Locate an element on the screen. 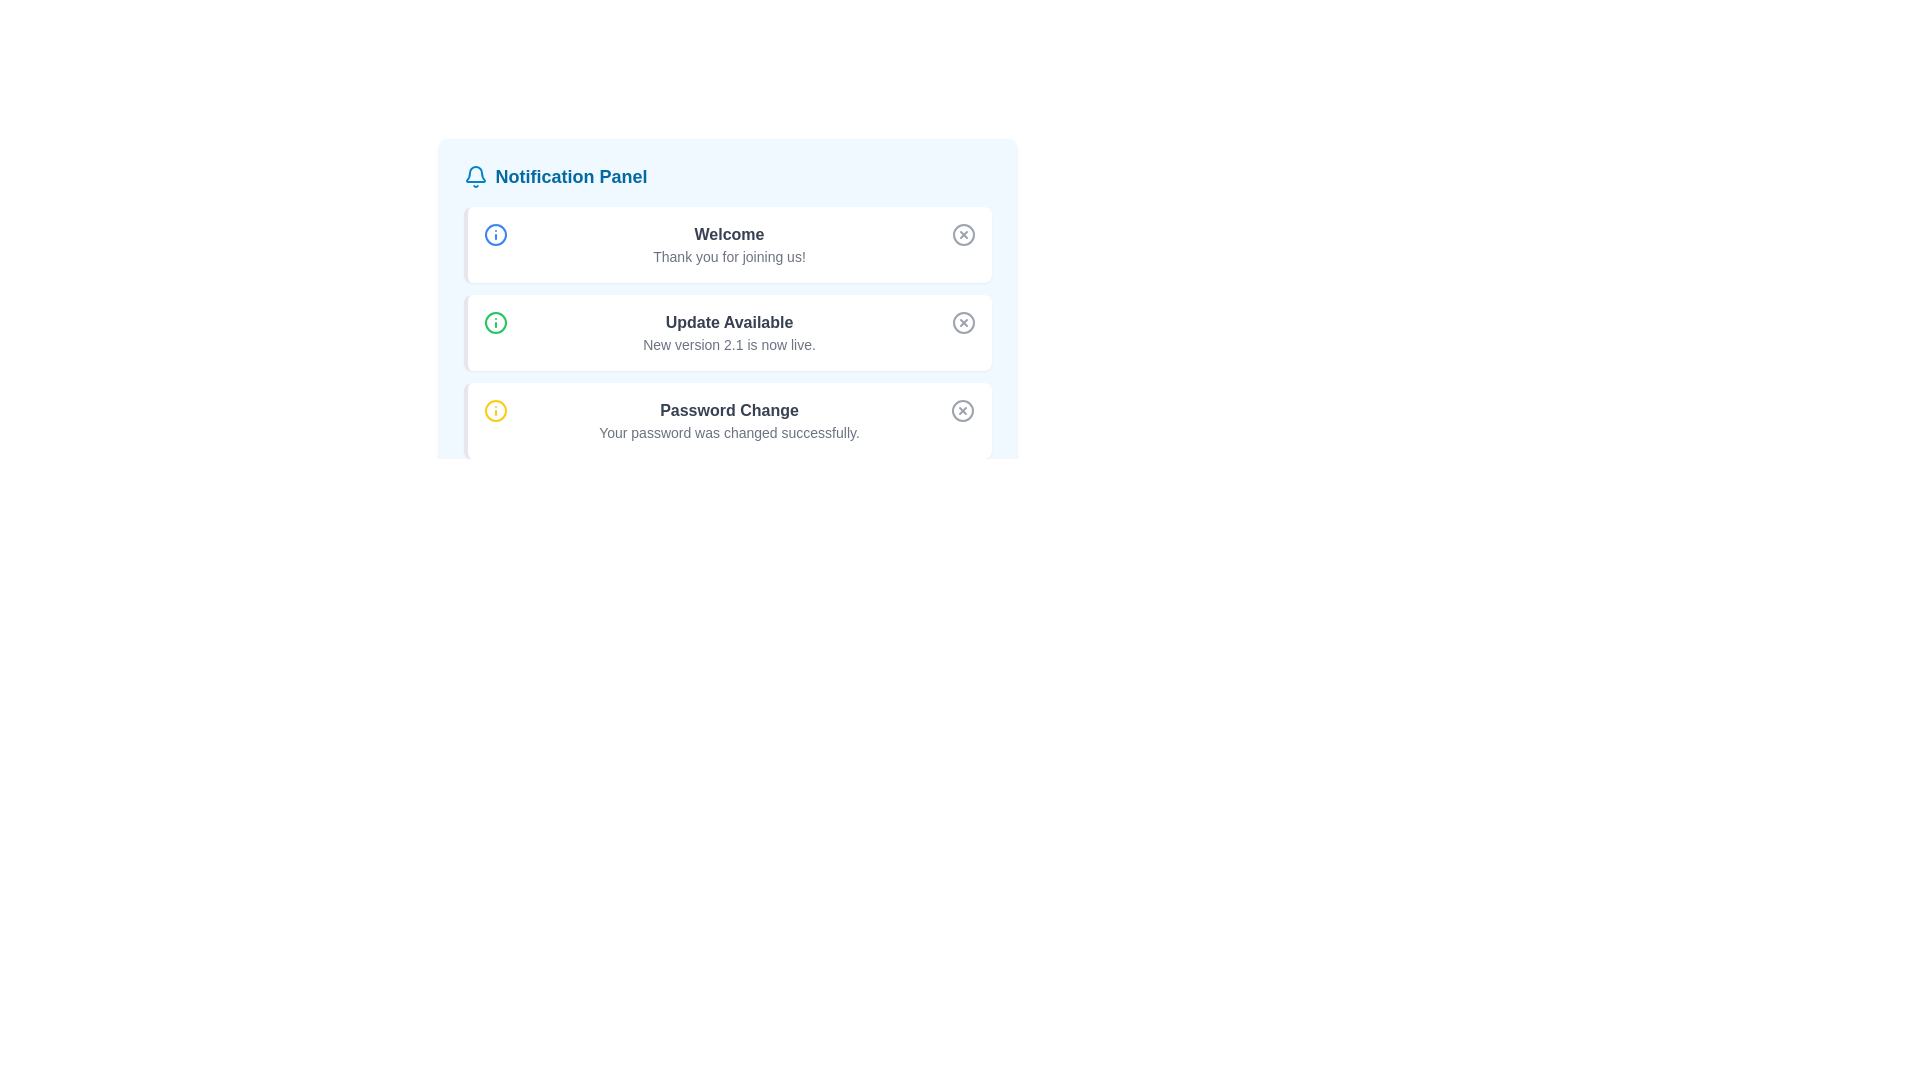  information displayed in the notification text element that shows 'Update Available' and 'New version 2.1 is now live.' is located at coordinates (728, 331).